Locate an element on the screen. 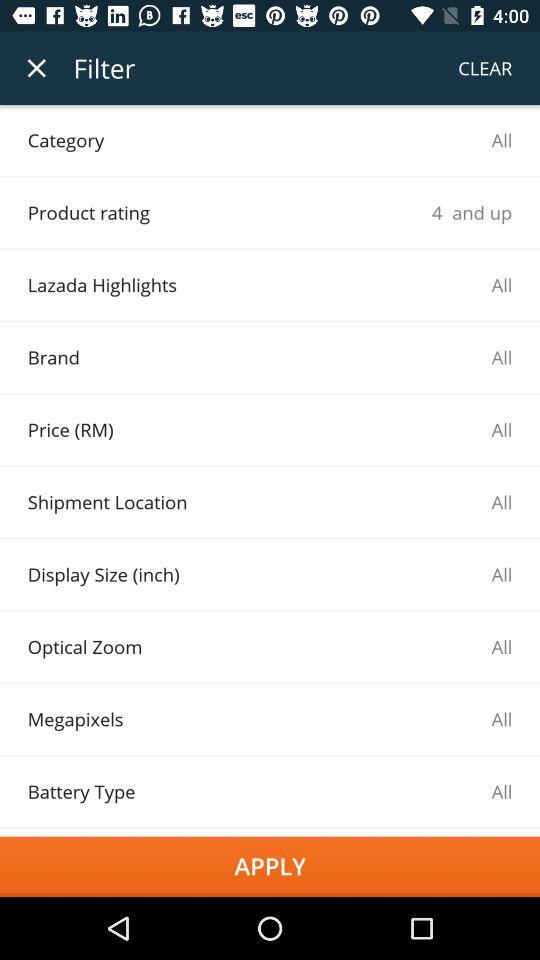  the item next to the filter item is located at coordinates (484, 68).